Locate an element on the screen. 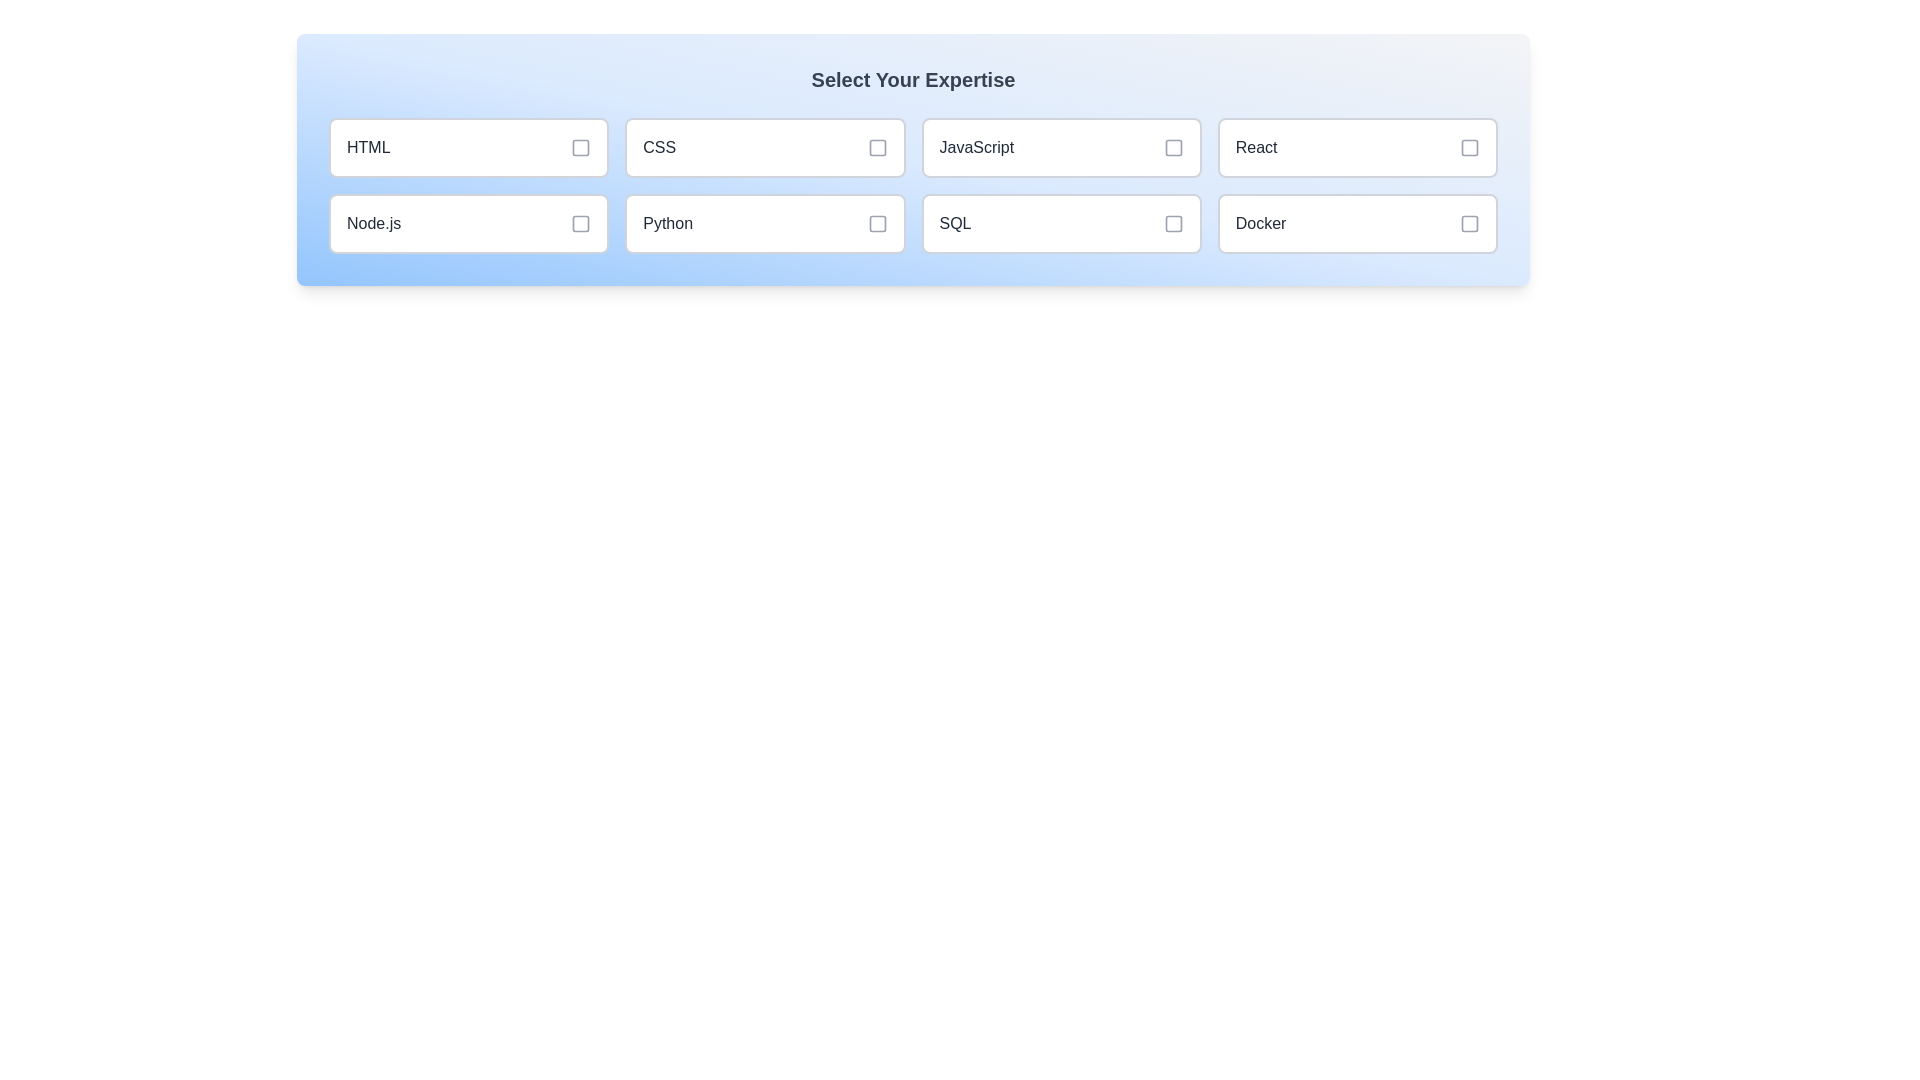  the skill item labeled React to toggle its selection state is located at coordinates (1357, 146).